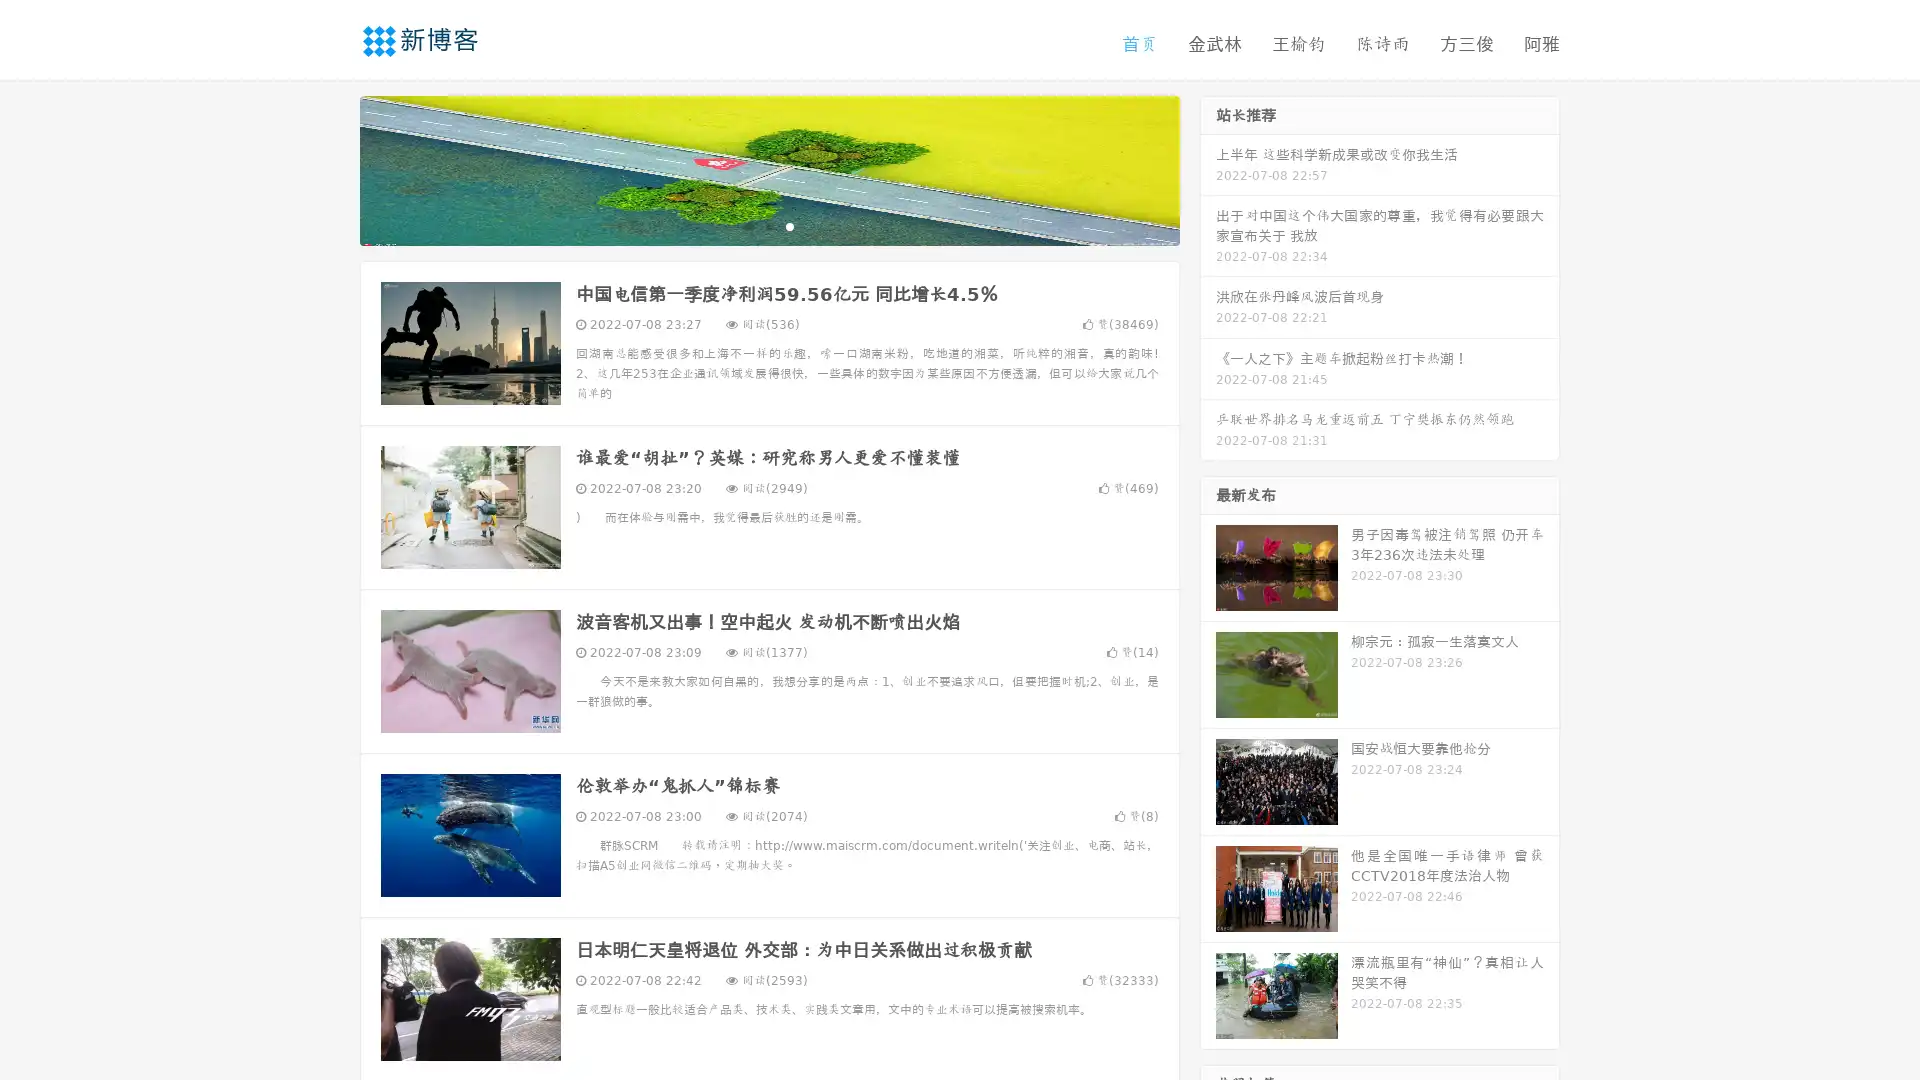 The height and width of the screenshot is (1080, 1920). What do you see at coordinates (1208, 168) in the screenshot?
I see `Next slide` at bounding box center [1208, 168].